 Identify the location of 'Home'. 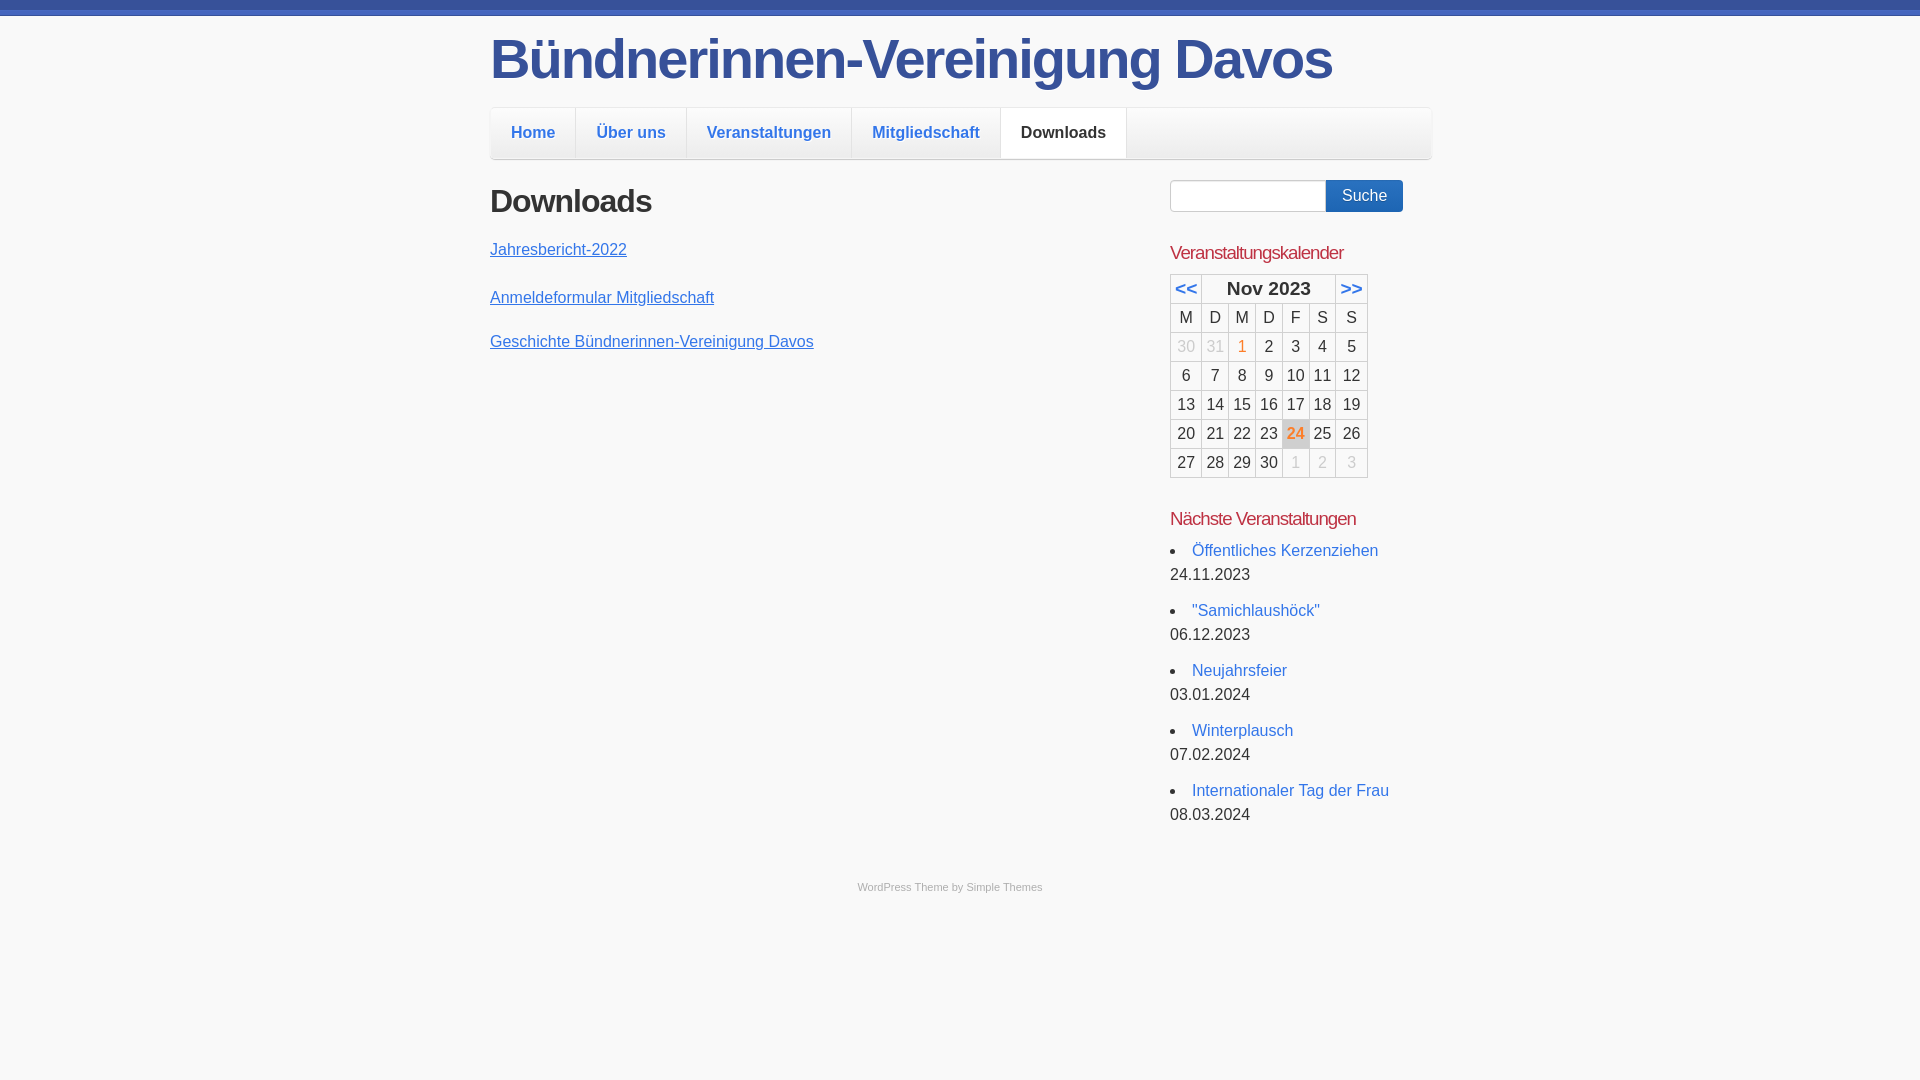
(532, 132).